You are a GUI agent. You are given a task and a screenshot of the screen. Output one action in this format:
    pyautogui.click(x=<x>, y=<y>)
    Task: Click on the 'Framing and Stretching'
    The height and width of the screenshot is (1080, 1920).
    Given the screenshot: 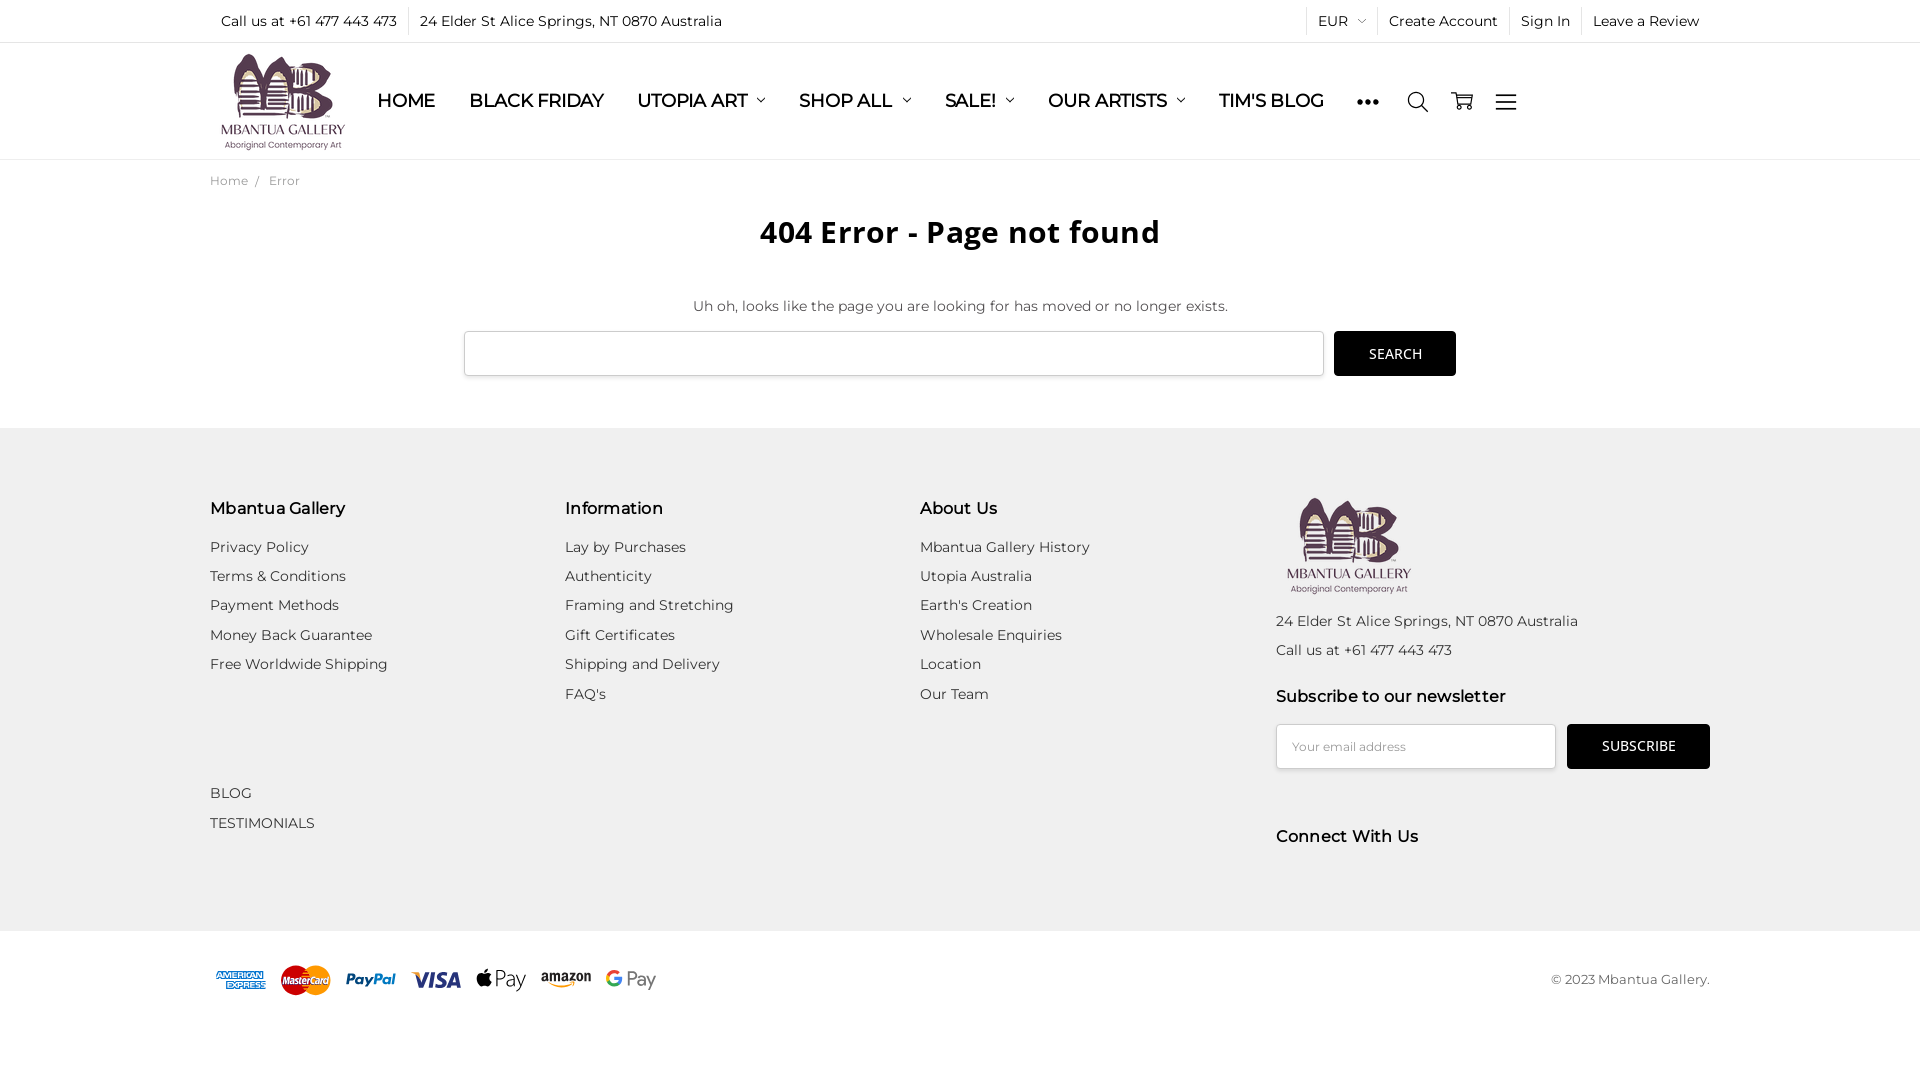 What is the action you would take?
    pyautogui.click(x=564, y=604)
    